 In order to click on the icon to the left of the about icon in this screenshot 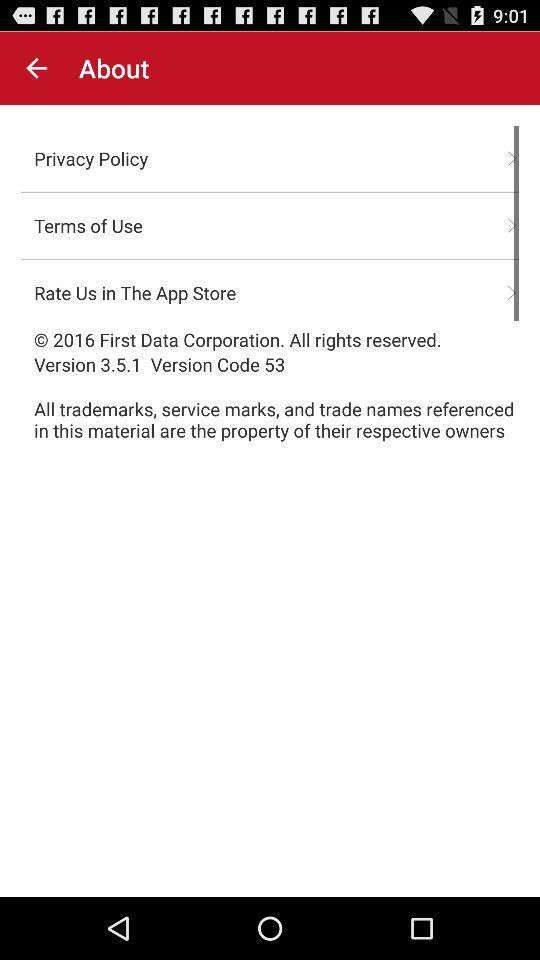, I will do `click(36, 68)`.